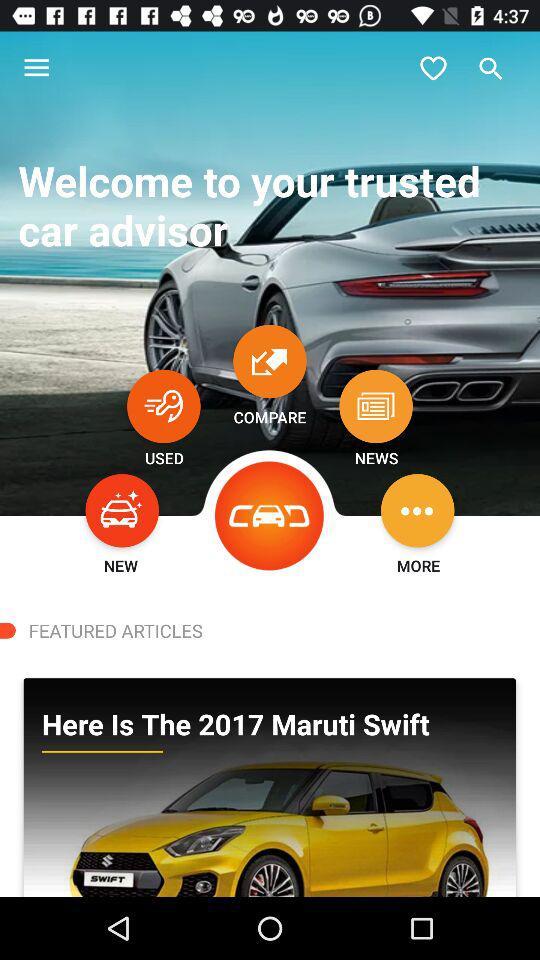 The height and width of the screenshot is (960, 540). Describe the element at coordinates (122, 509) in the screenshot. I see `the icon above new icon` at that location.